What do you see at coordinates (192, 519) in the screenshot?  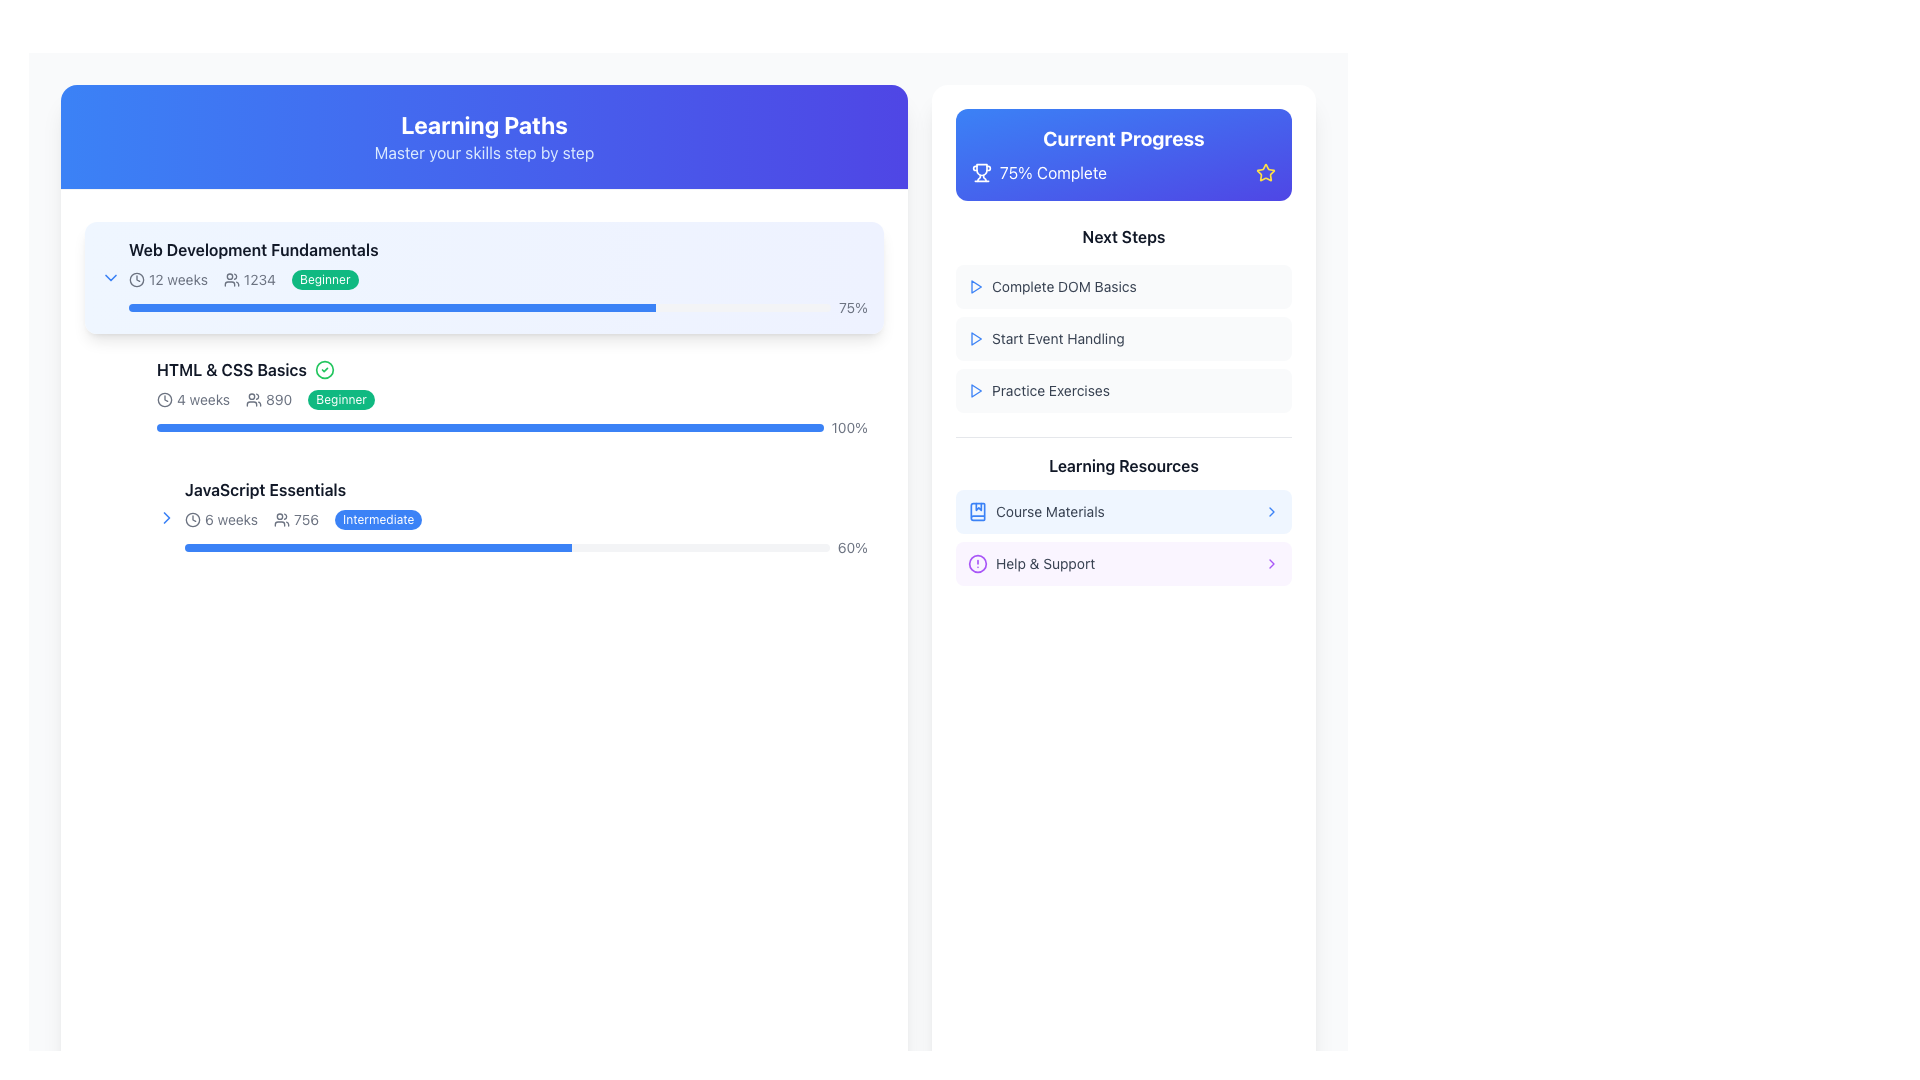 I see `the styling of the visual indicator icon located to the left of the '6 weeks' label under the 'JavaScript Essentials' section` at bounding box center [192, 519].